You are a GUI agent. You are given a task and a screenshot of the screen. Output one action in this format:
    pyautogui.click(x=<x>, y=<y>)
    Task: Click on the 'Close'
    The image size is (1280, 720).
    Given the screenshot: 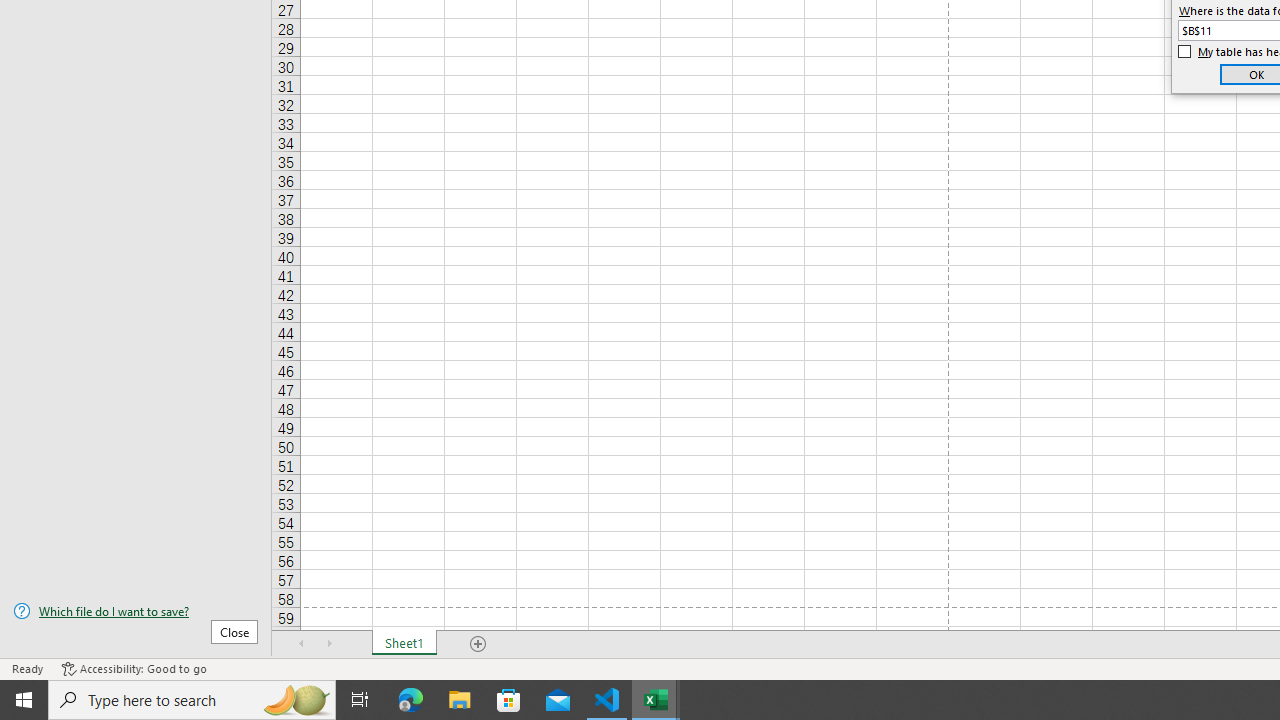 What is the action you would take?
    pyautogui.click(x=234, y=631)
    